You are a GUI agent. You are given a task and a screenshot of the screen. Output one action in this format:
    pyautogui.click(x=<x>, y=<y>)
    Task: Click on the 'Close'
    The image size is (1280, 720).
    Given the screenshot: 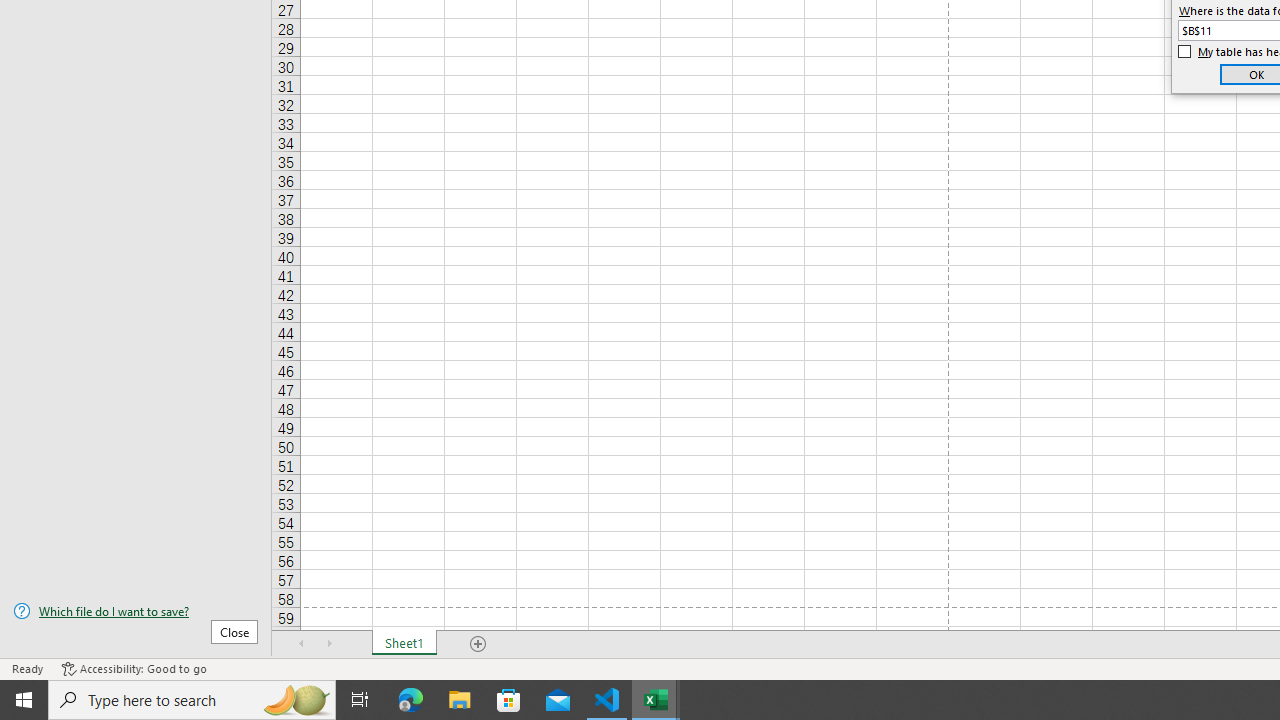 What is the action you would take?
    pyautogui.click(x=234, y=631)
    